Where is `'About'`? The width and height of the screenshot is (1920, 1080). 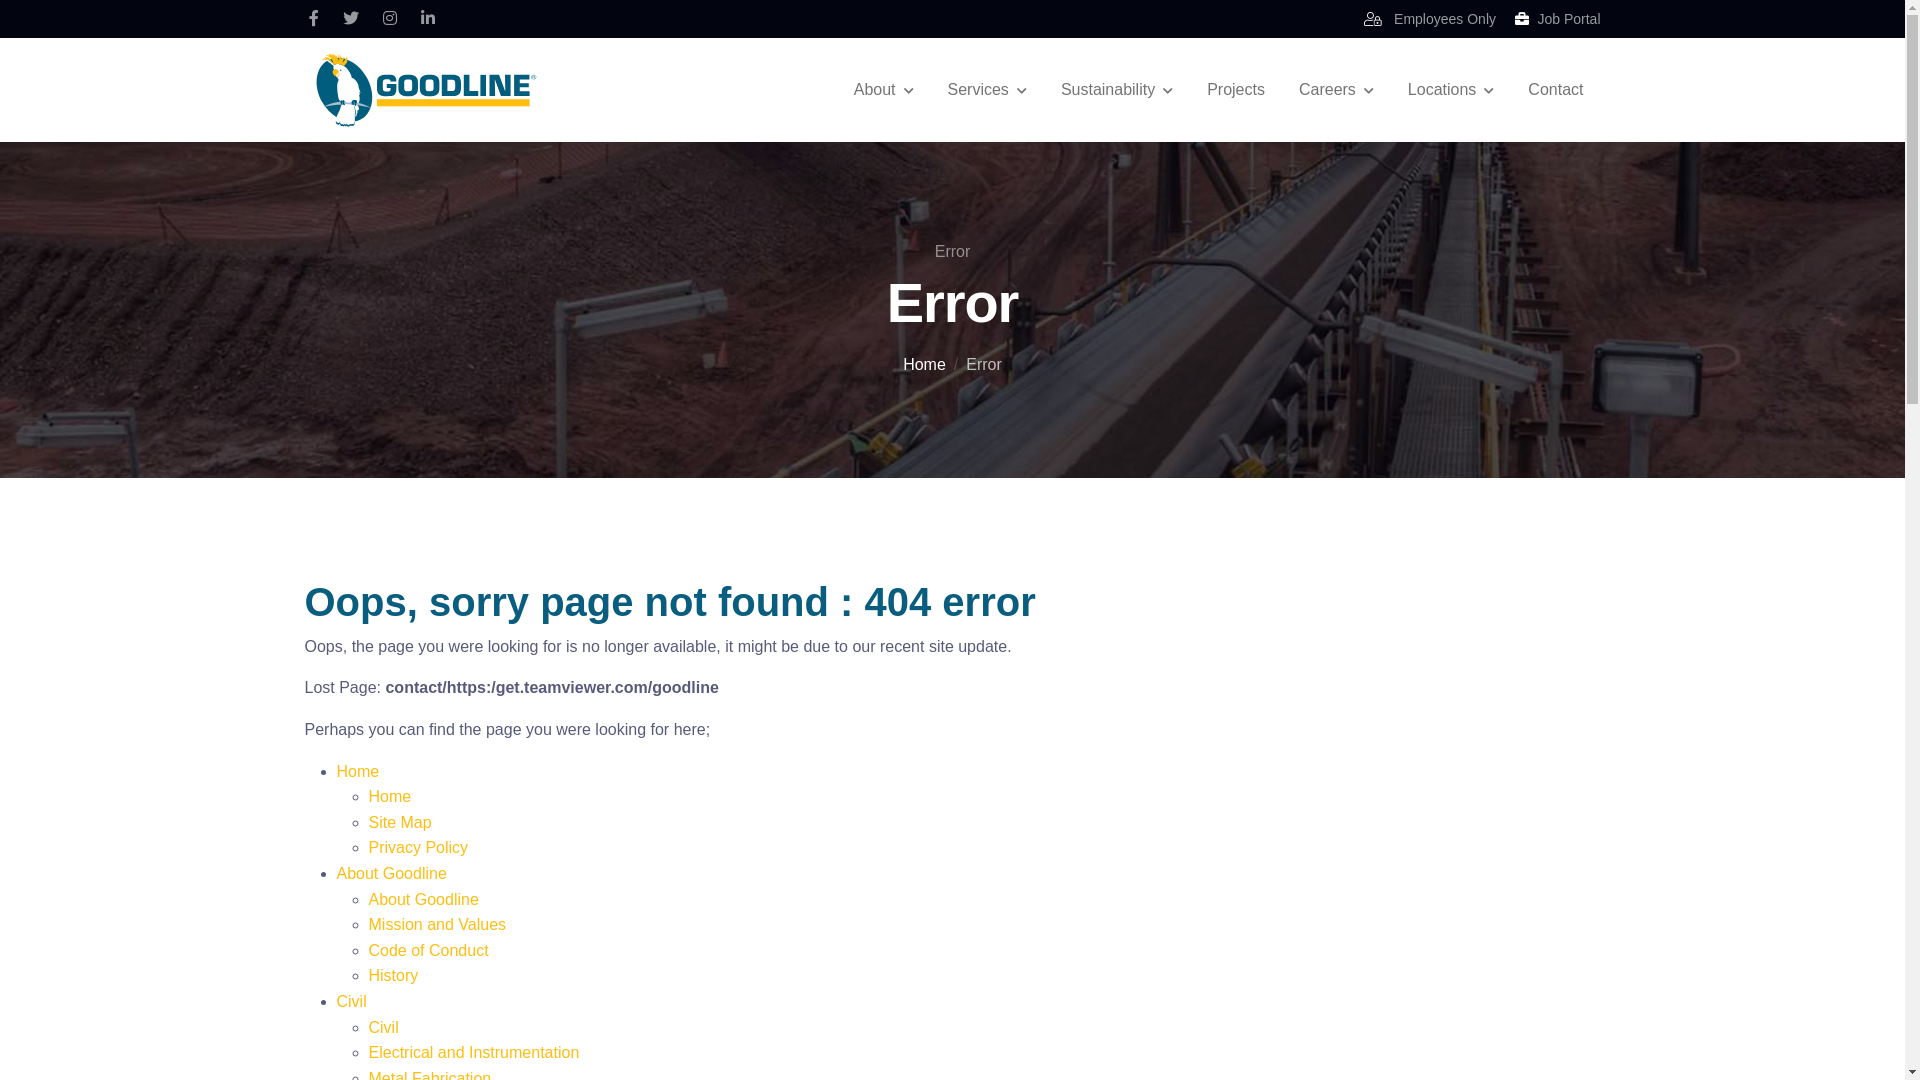 'About' is located at coordinates (882, 90).